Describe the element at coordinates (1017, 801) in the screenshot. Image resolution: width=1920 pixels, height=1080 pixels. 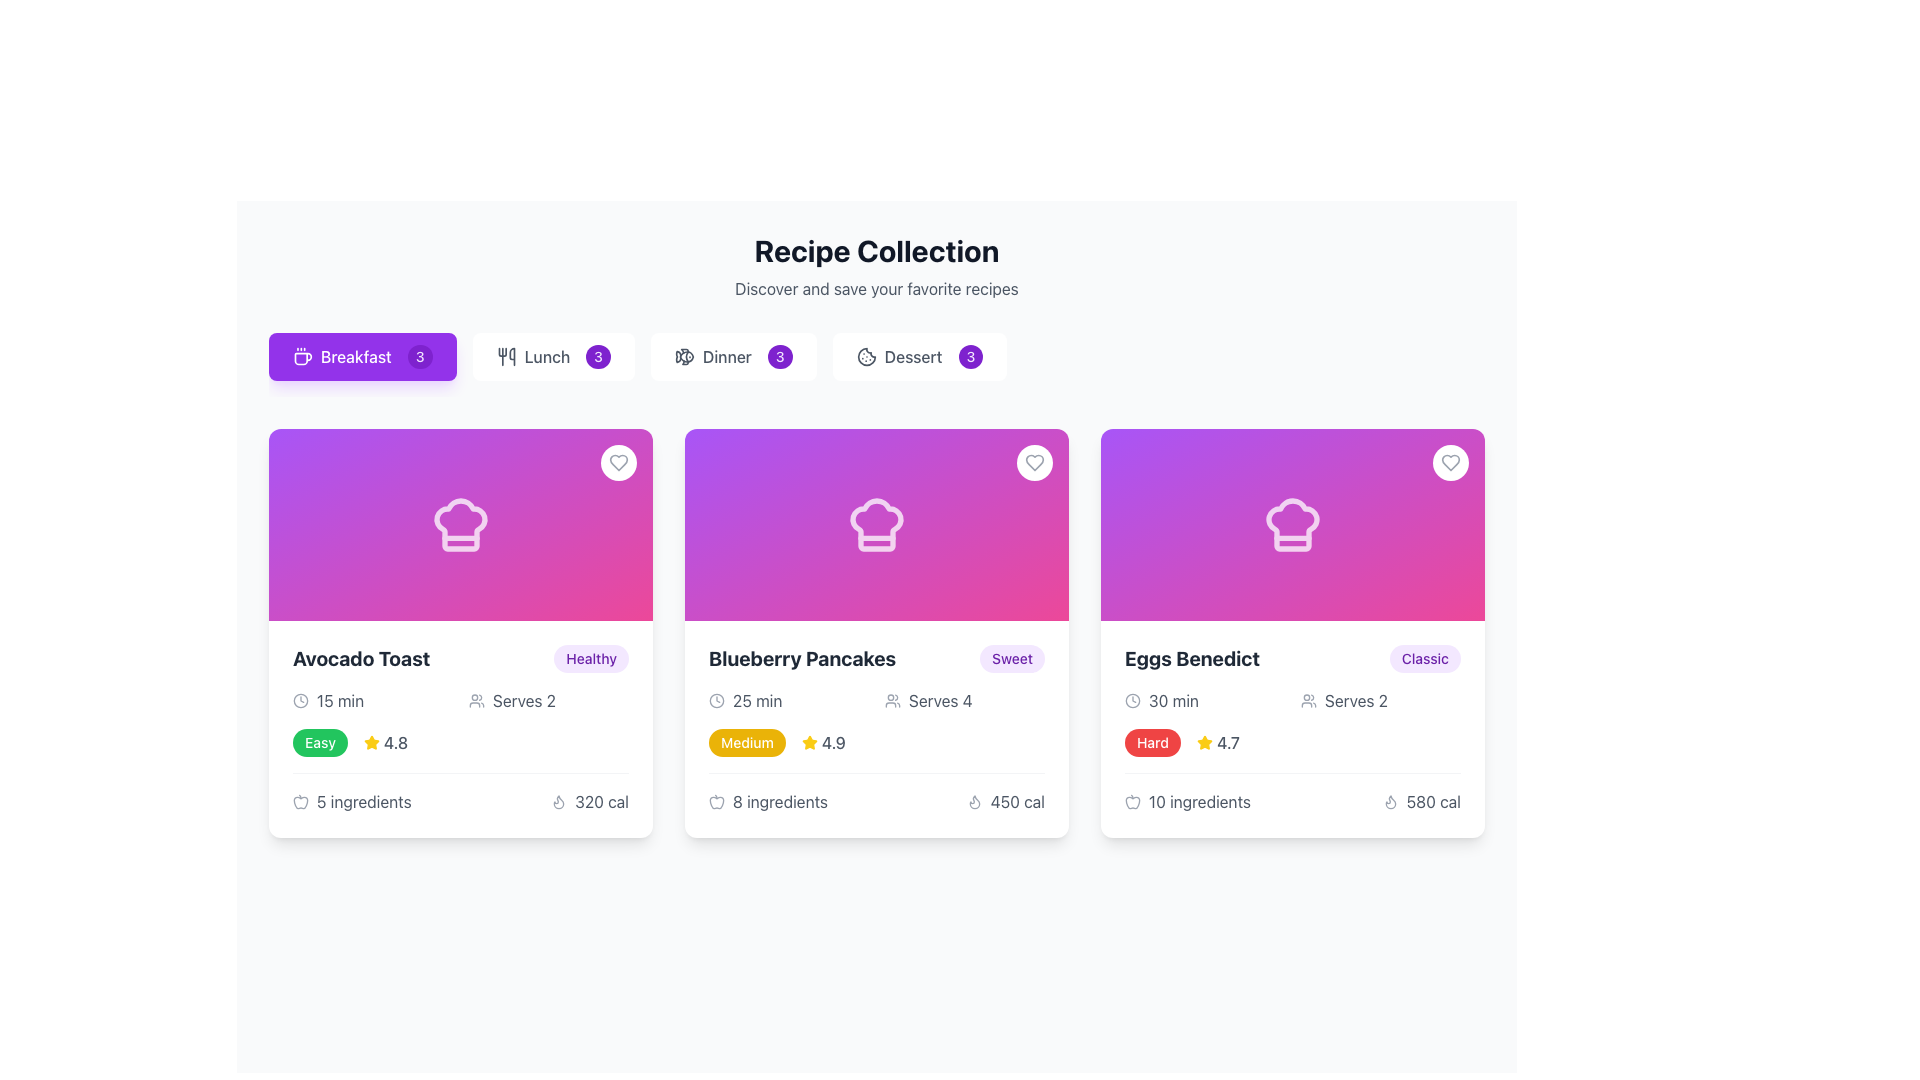
I see `the text label displaying the caloric content for the 'Blueberry Pancakes' recipe to trigger potential tooltips or underlying actions` at that location.